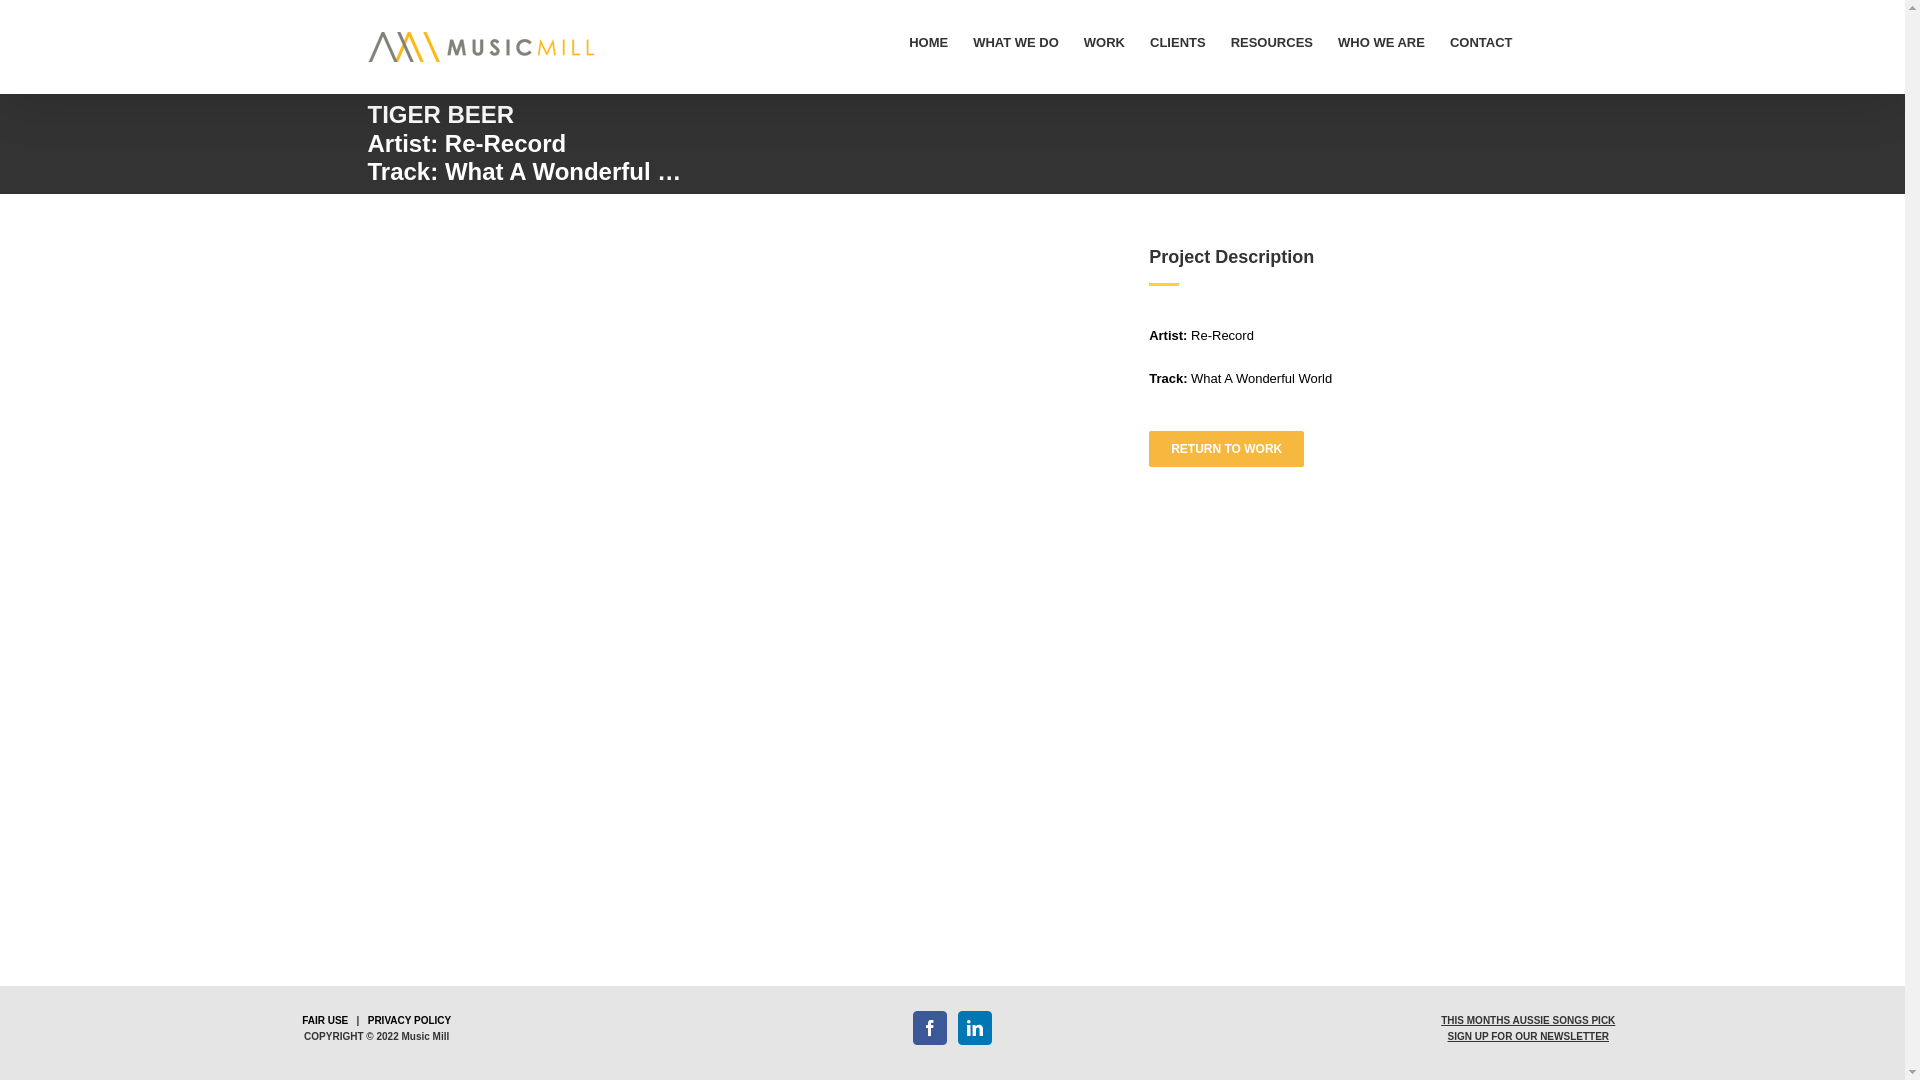 The height and width of the screenshot is (1080, 1920). I want to click on 'SIGN UP FOR OUR NEWSLETTER', so click(1528, 1035).